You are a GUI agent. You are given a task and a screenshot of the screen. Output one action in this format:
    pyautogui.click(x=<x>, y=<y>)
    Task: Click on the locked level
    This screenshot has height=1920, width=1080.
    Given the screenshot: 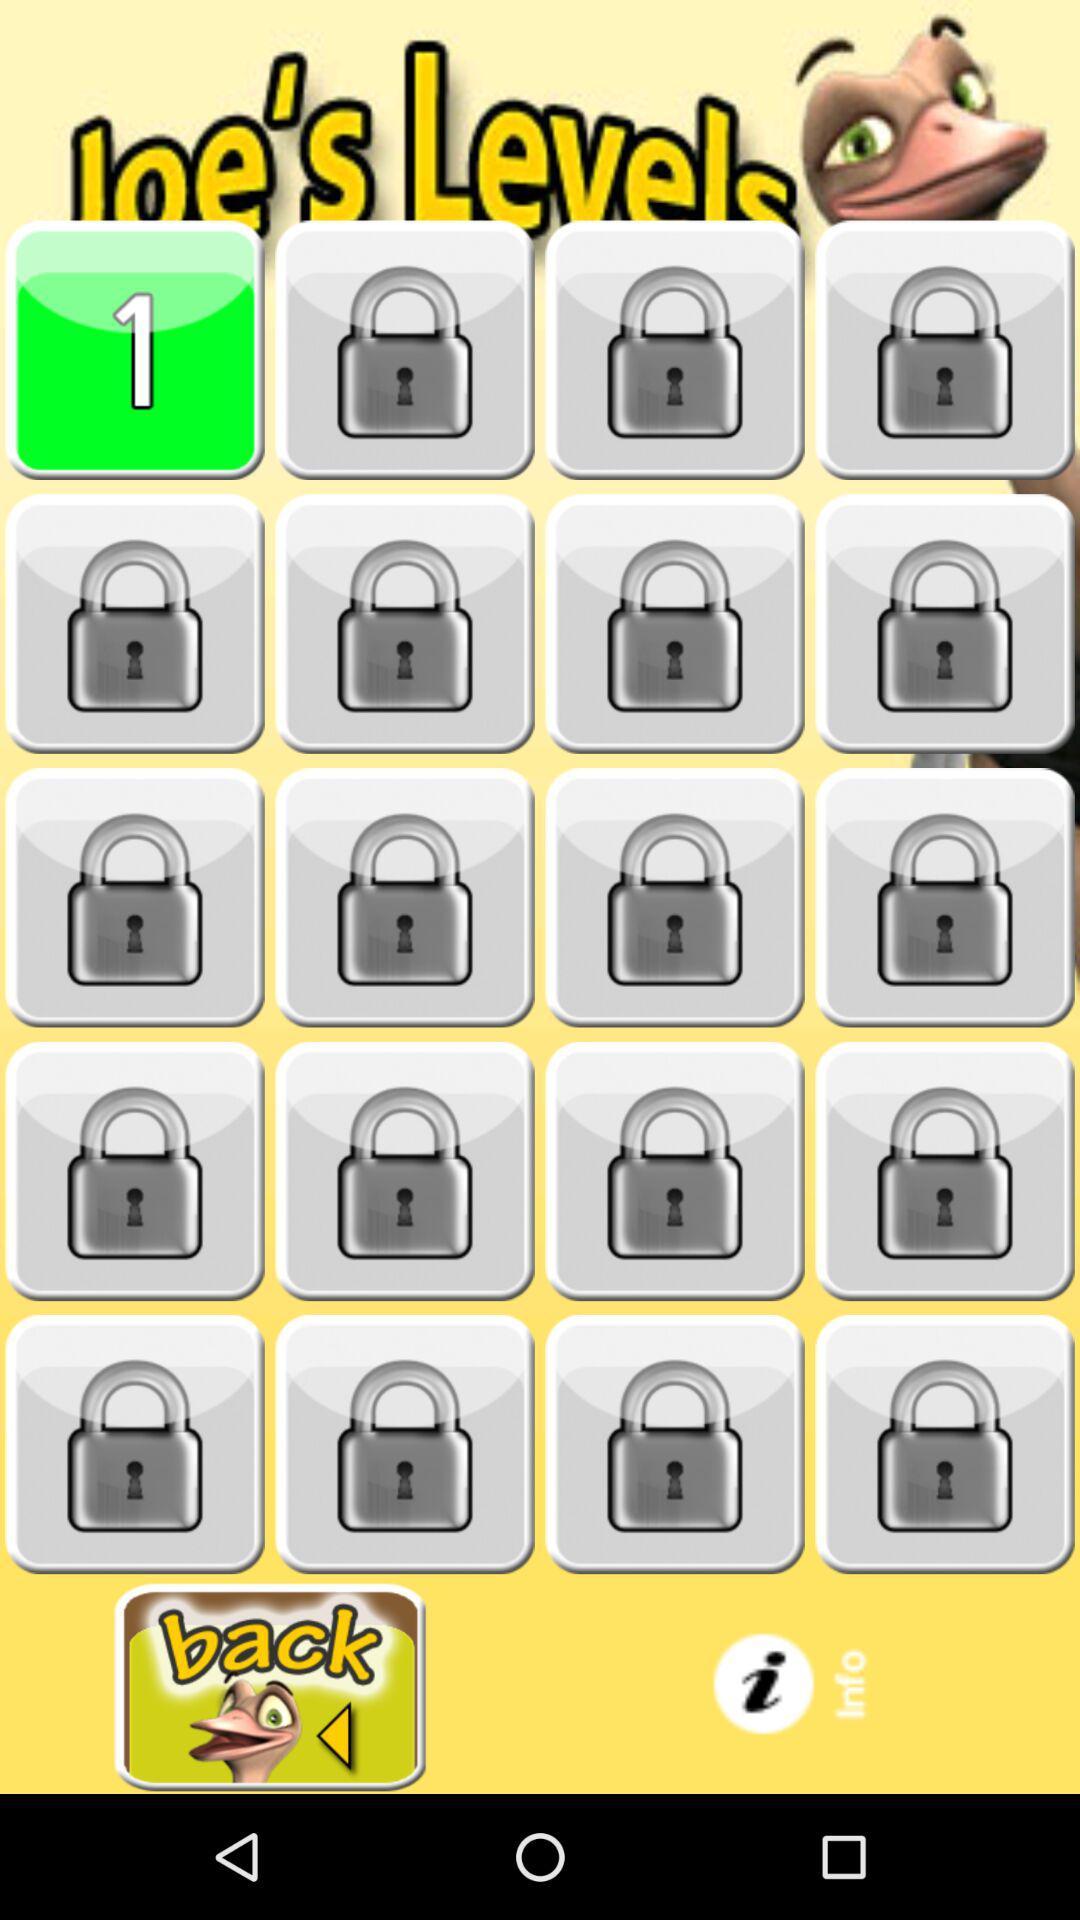 What is the action you would take?
    pyautogui.click(x=945, y=623)
    